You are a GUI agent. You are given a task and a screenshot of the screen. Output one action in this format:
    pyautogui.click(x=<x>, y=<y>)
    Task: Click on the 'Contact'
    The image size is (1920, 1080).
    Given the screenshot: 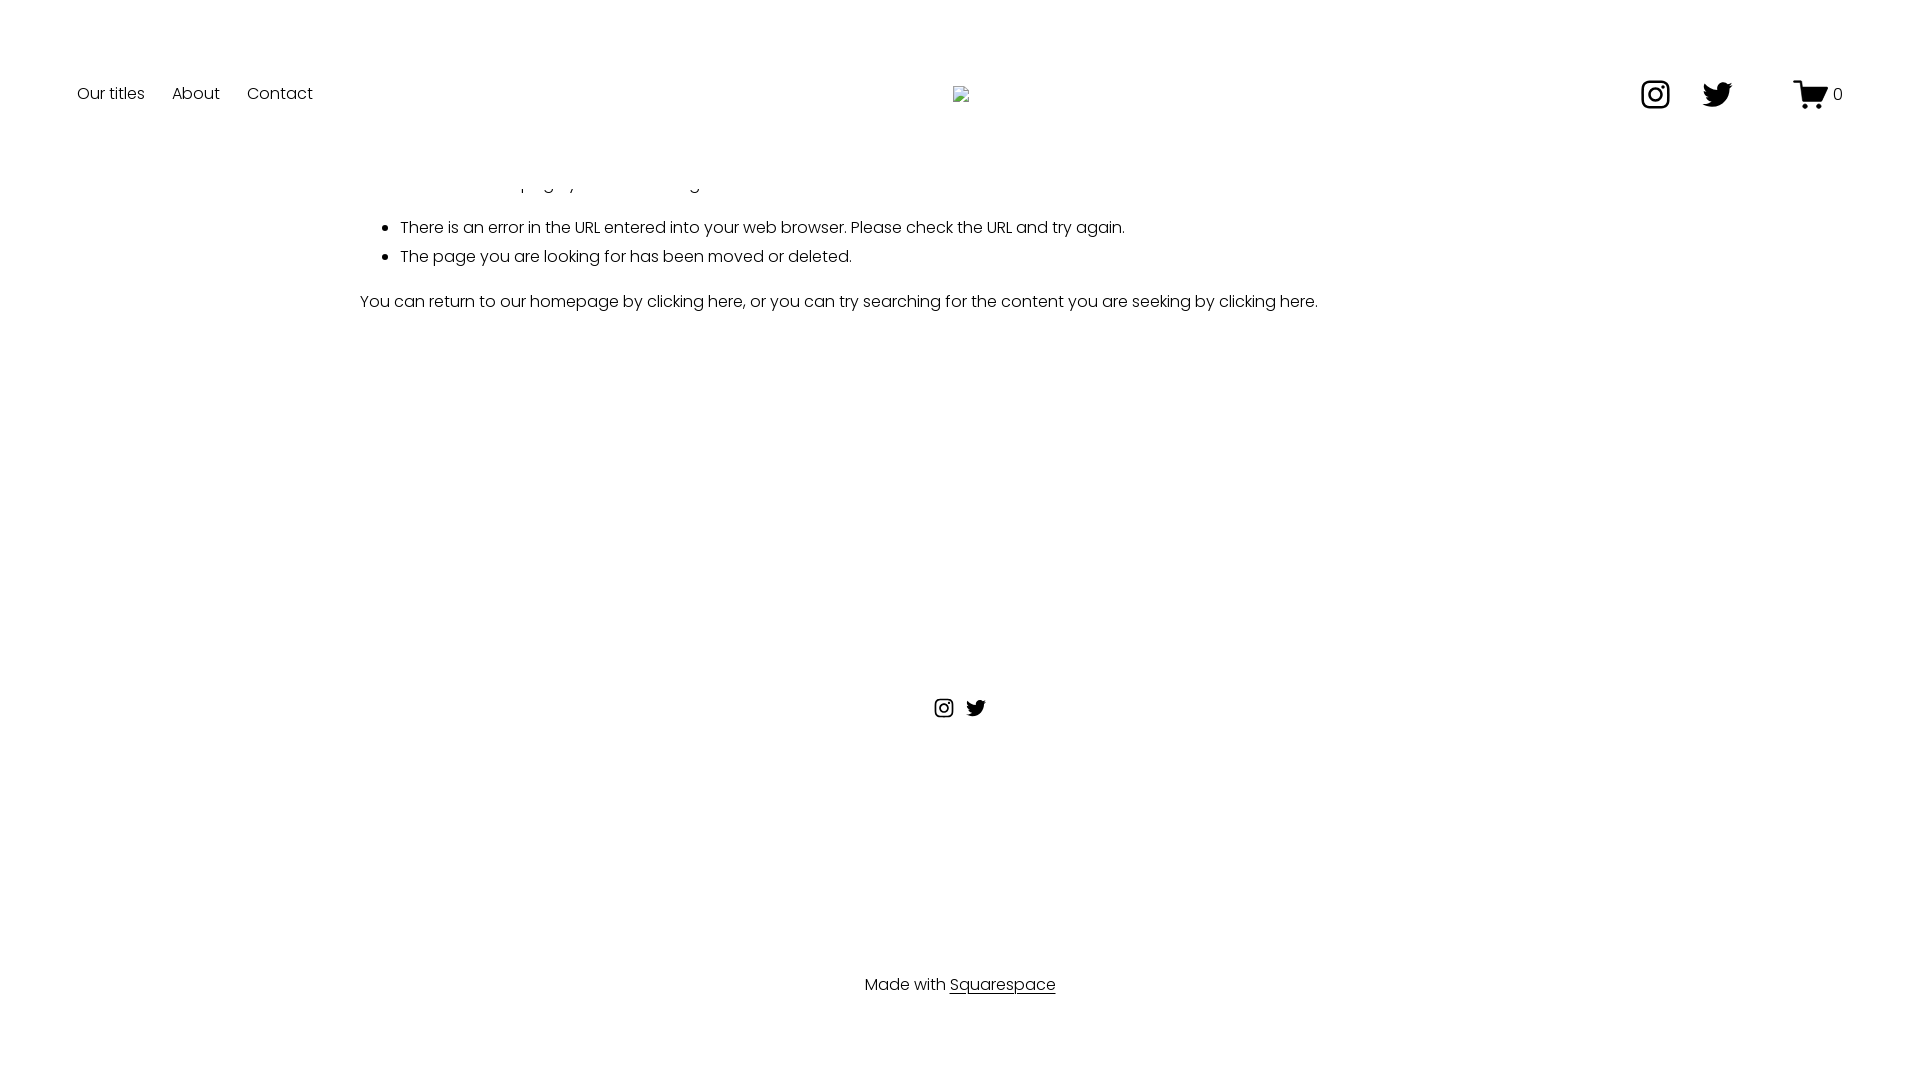 What is the action you would take?
    pyautogui.click(x=278, y=93)
    